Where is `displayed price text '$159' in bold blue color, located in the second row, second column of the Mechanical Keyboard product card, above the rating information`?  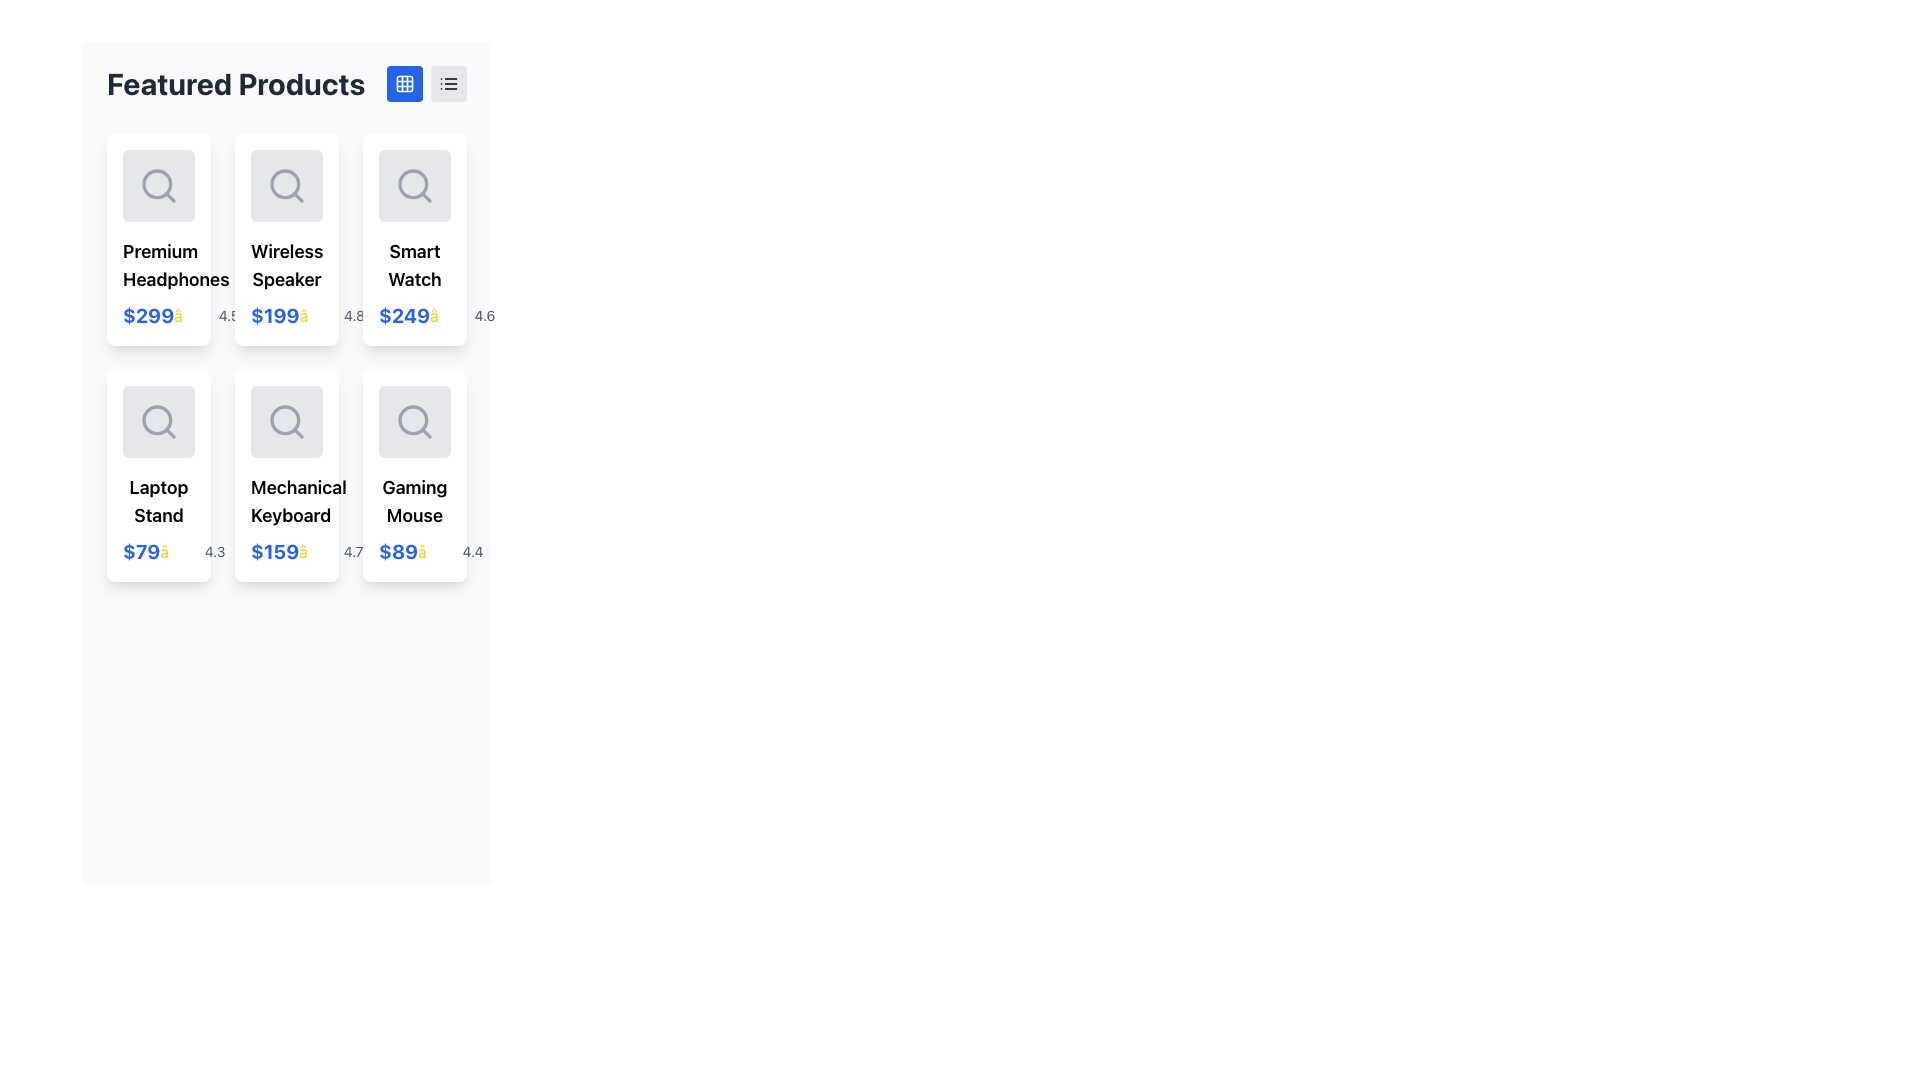 displayed price text '$159' in bold blue color, located in the second row, second column of the Mechanical Keyboard product card, above the rating information is located at coordinates (274, 551).